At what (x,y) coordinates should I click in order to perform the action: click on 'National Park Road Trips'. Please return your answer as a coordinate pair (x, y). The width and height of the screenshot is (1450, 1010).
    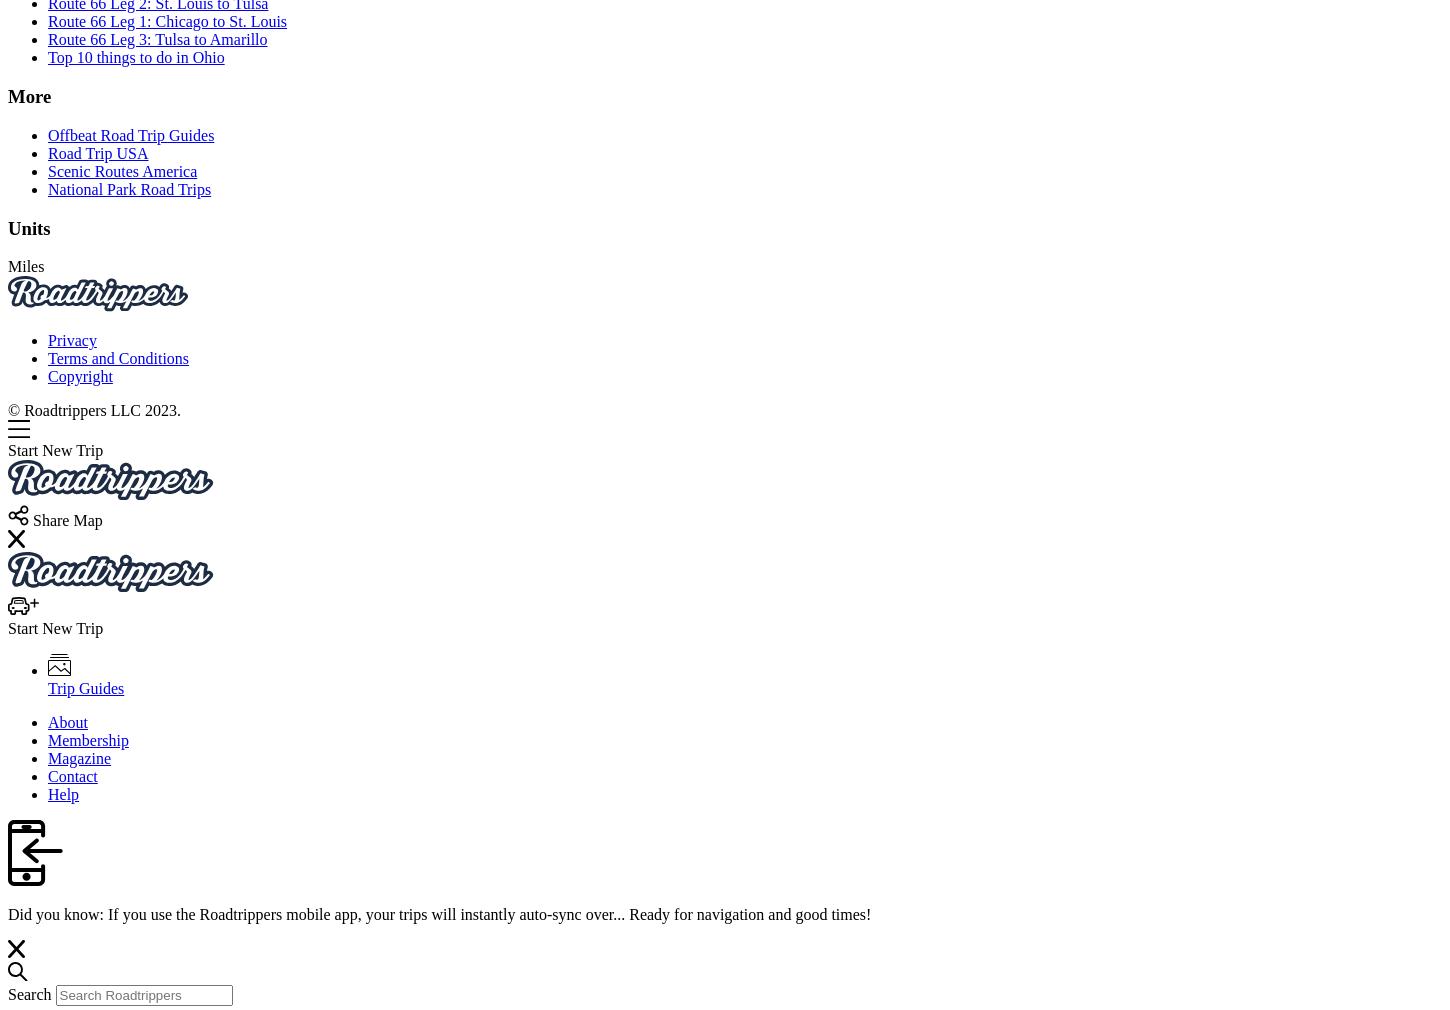
    Looking at the image, I should click on (128, 187).